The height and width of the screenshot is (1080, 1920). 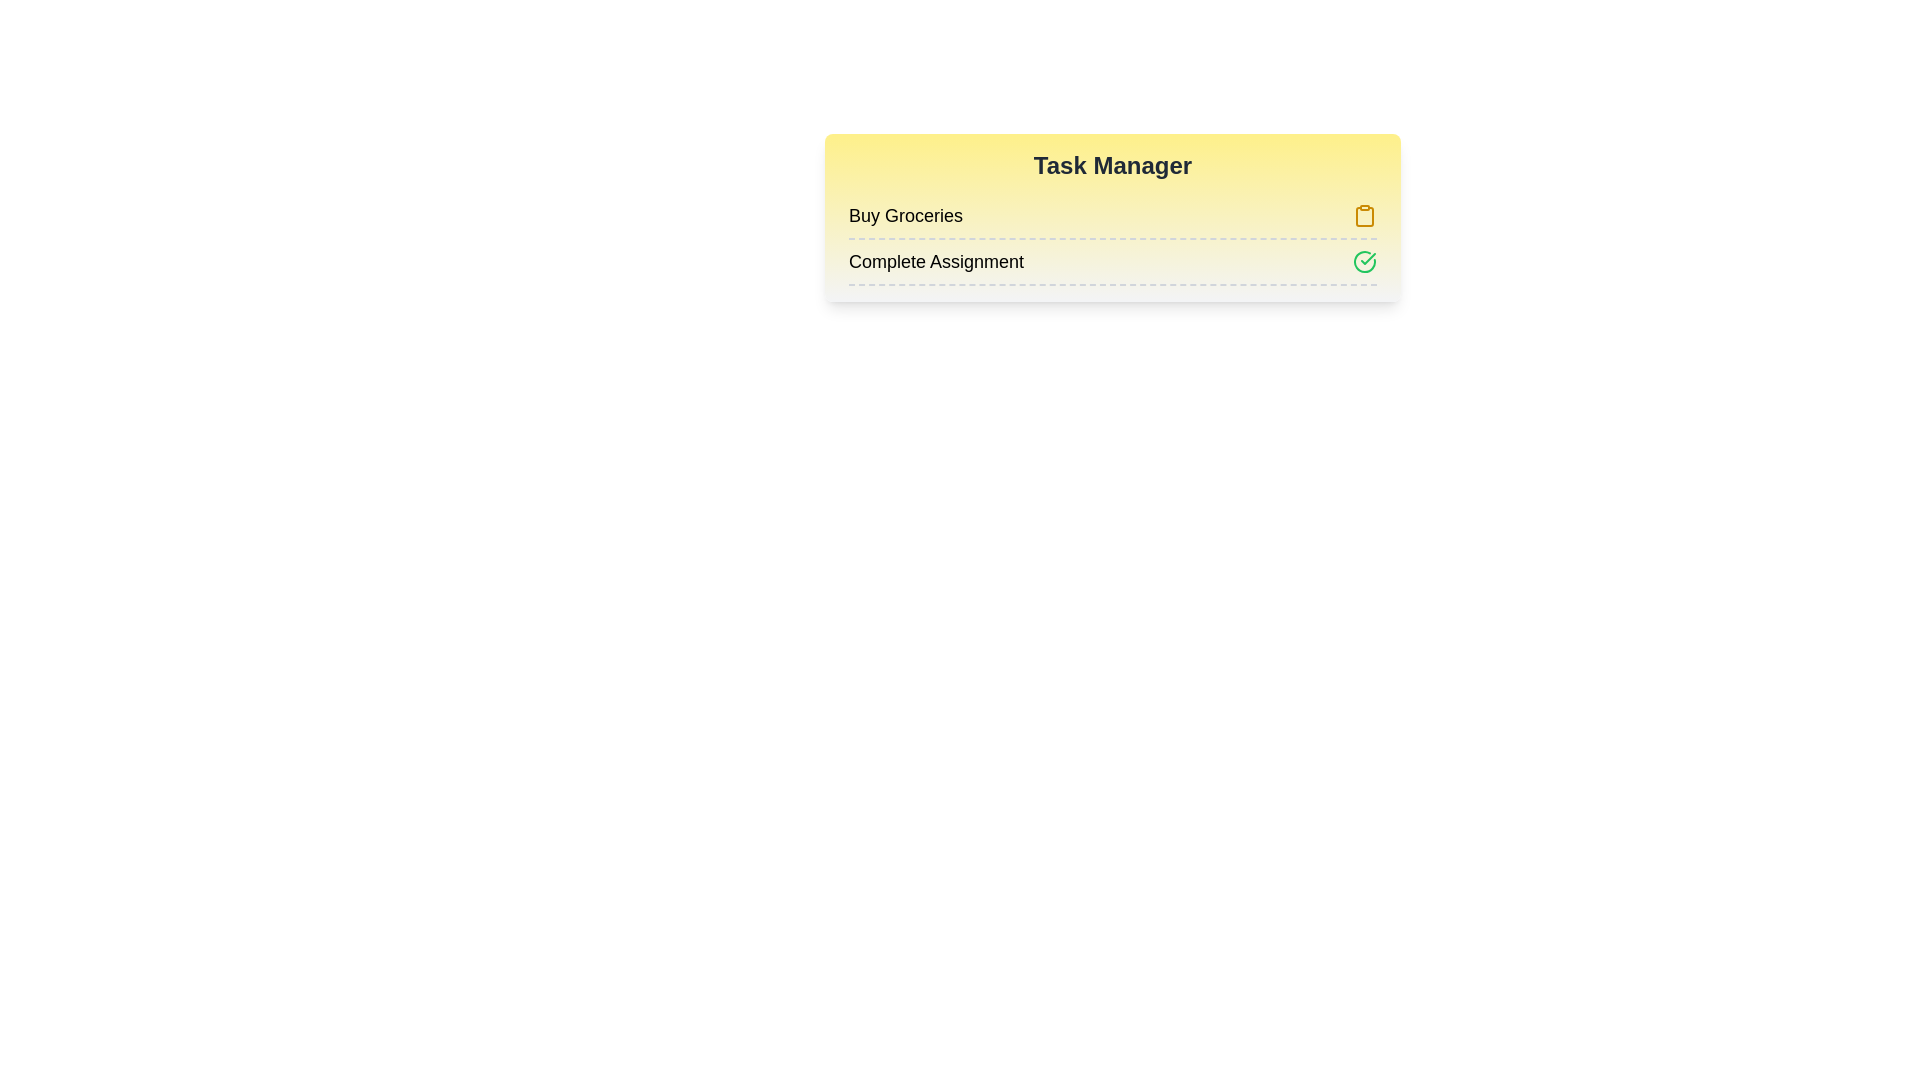 I want to click on the checkmark icon within a circular frame, which indicates the completion of the second task adjacent to 'Complete Assignment', so click(x=1367, y=257).